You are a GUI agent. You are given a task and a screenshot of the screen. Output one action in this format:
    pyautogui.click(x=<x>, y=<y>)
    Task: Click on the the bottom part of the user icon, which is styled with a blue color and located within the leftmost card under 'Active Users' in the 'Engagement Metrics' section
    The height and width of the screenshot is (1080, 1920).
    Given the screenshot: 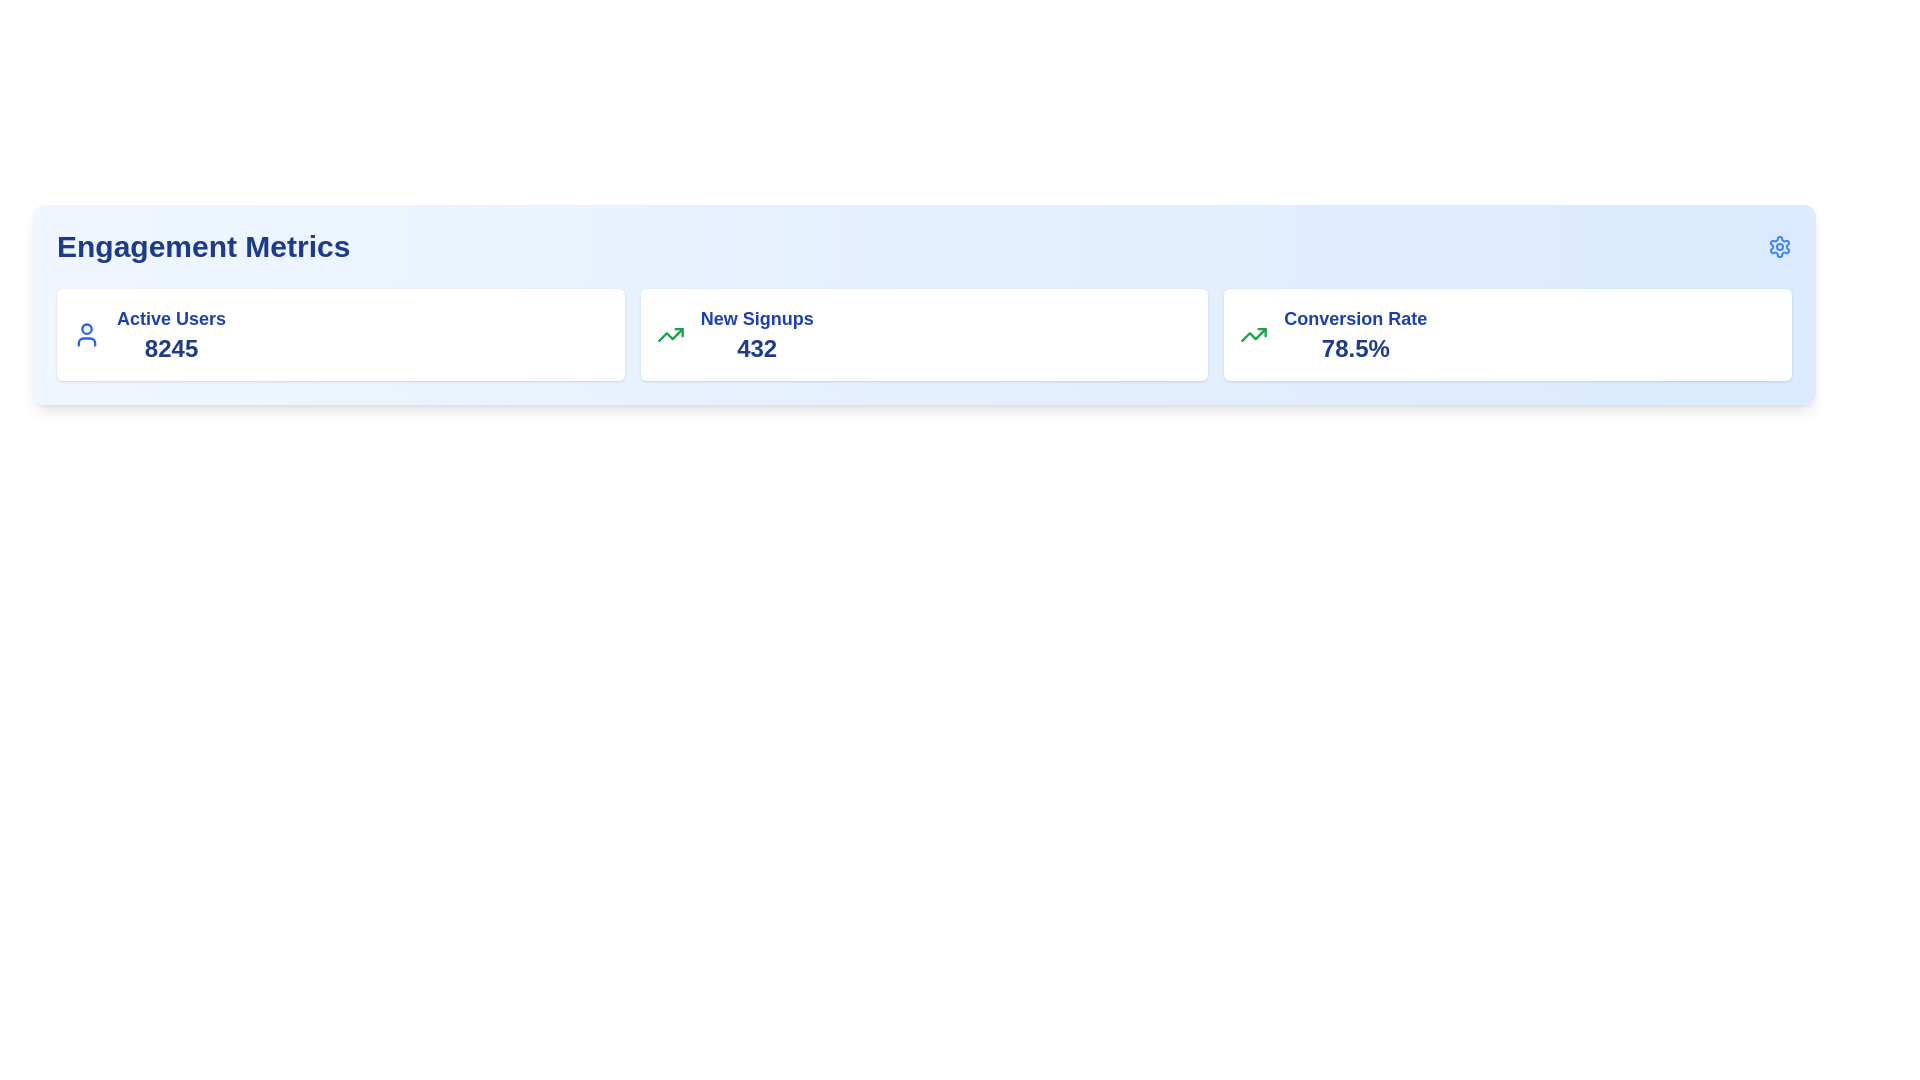 What is the action you would take?
    pyautogui.click(x=85, y=341)
    